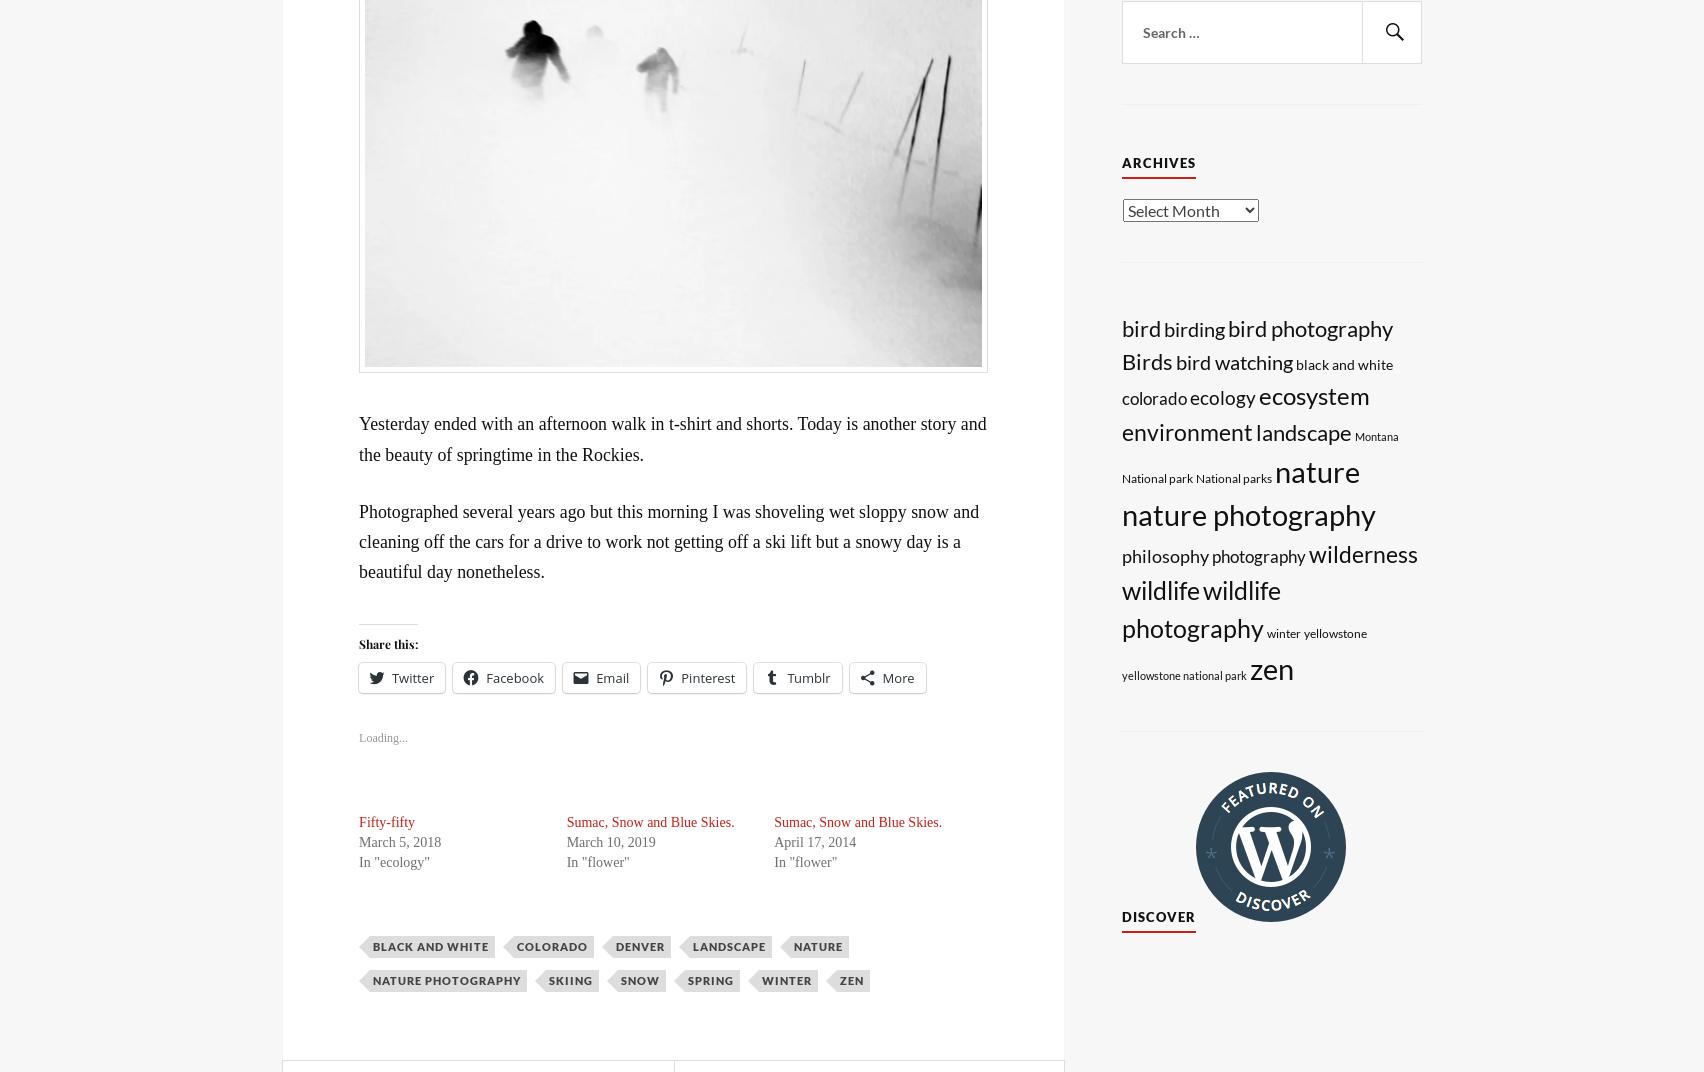 The height and width of the screenshot is (1072, 1704). I want to click on 'ecosystem', so click(1257, 395).